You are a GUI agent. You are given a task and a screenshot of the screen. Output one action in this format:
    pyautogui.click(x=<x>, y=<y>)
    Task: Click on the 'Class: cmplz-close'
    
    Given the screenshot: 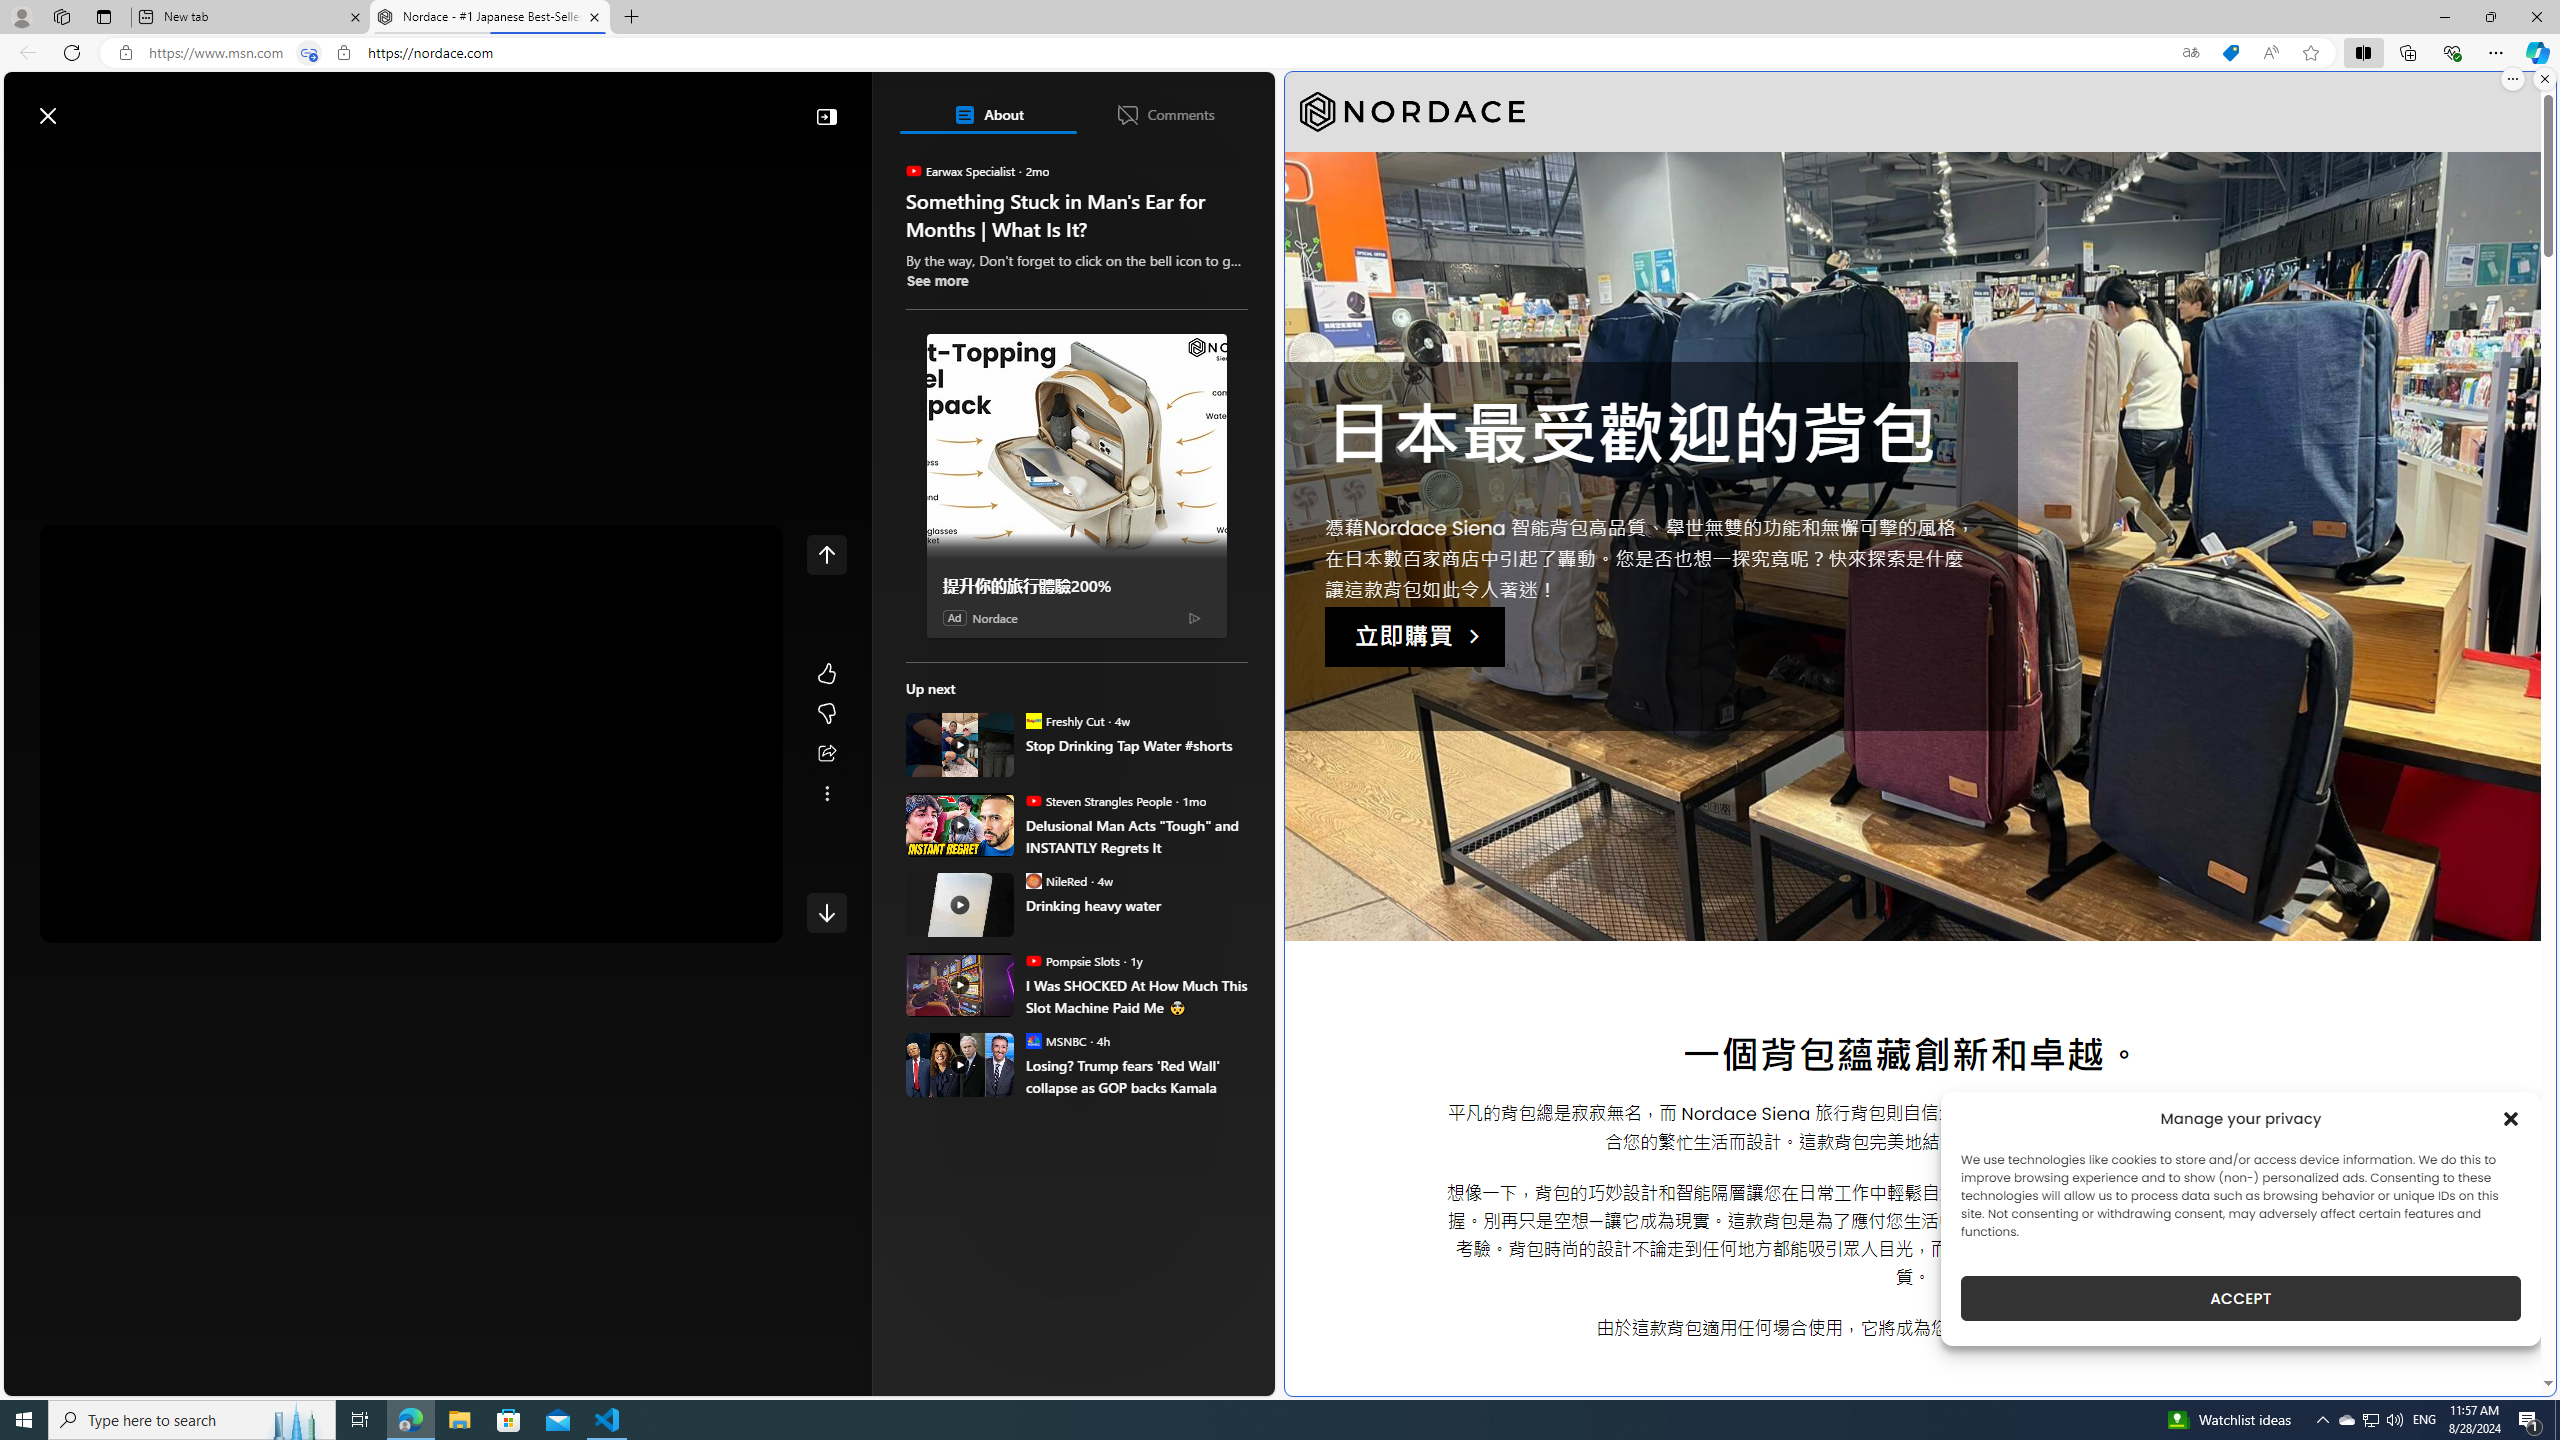 What is the action you would take?
    pyautogui.click(x=2511, y=1118)
    